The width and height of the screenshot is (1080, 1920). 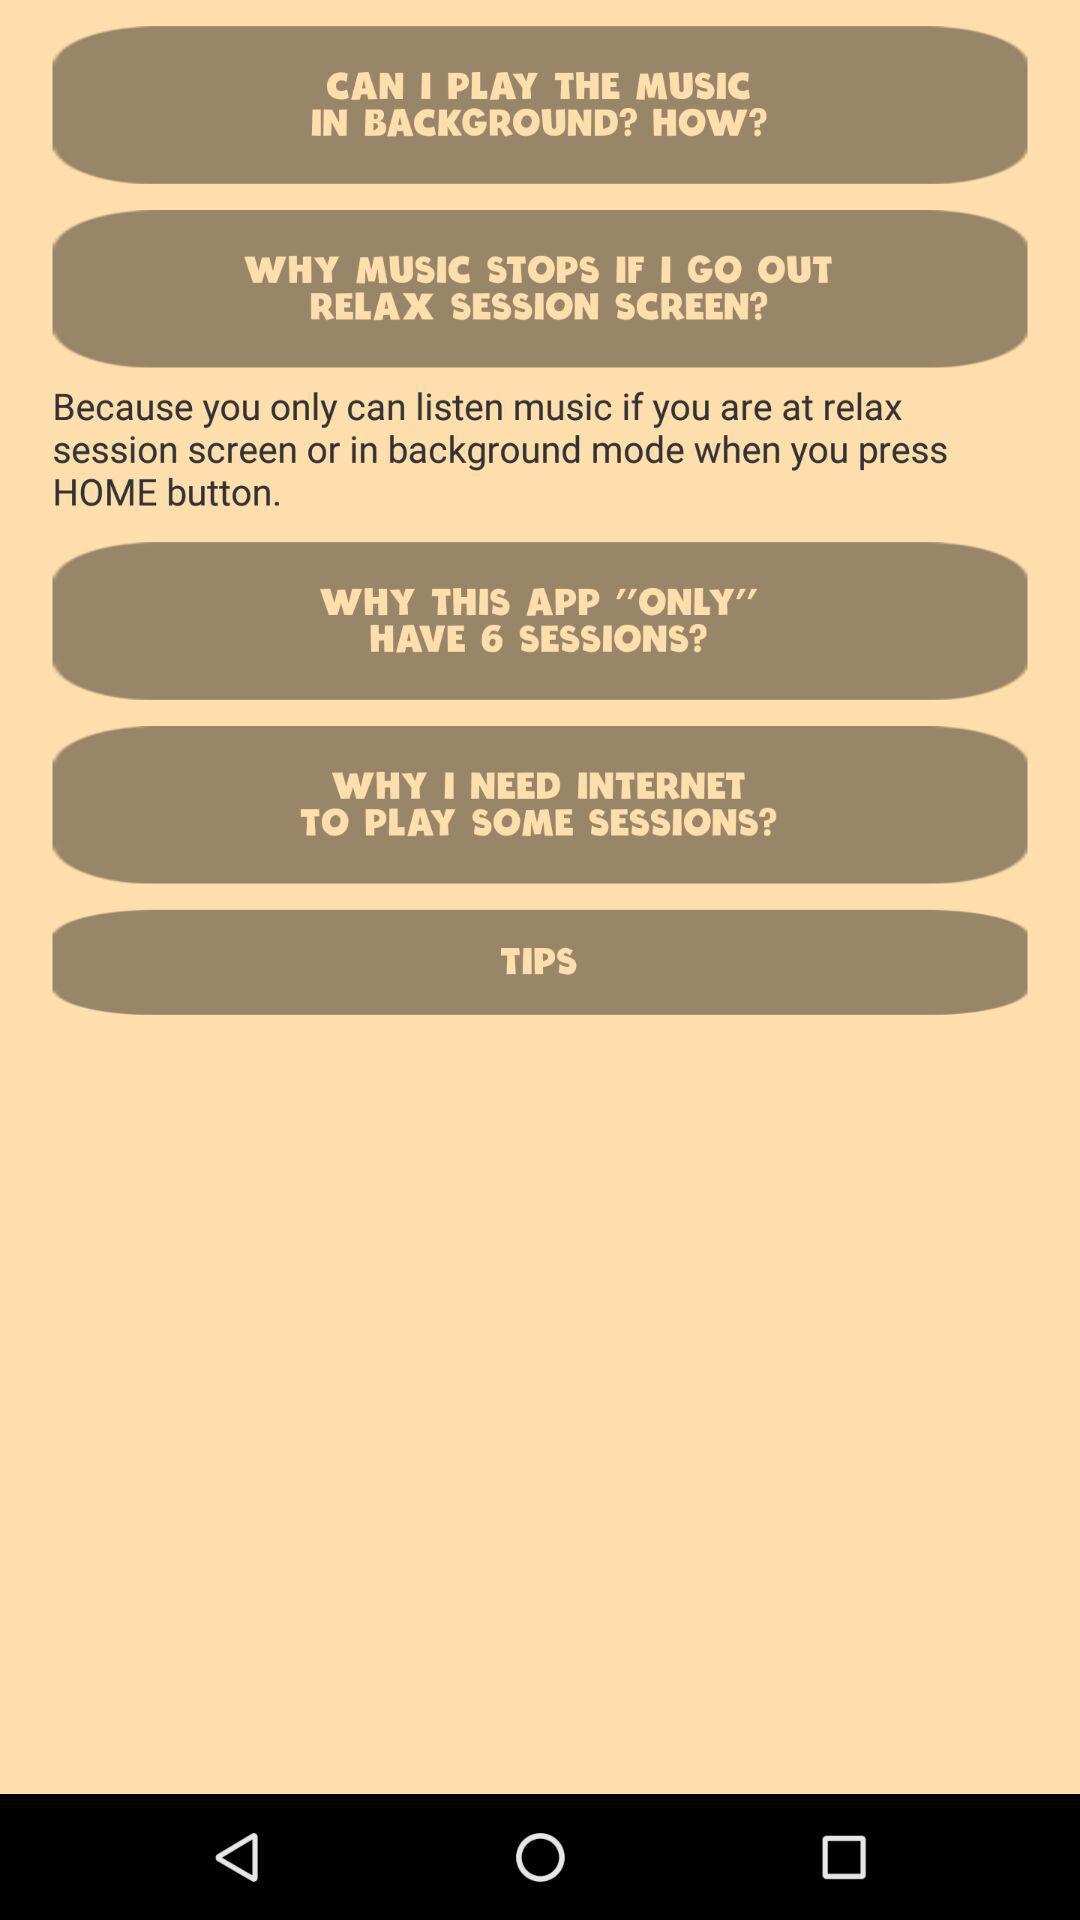 What do you see at coordinates (540, 287) in the screenshot?
I see `why music stops icon` at bounding box center [540, 287].